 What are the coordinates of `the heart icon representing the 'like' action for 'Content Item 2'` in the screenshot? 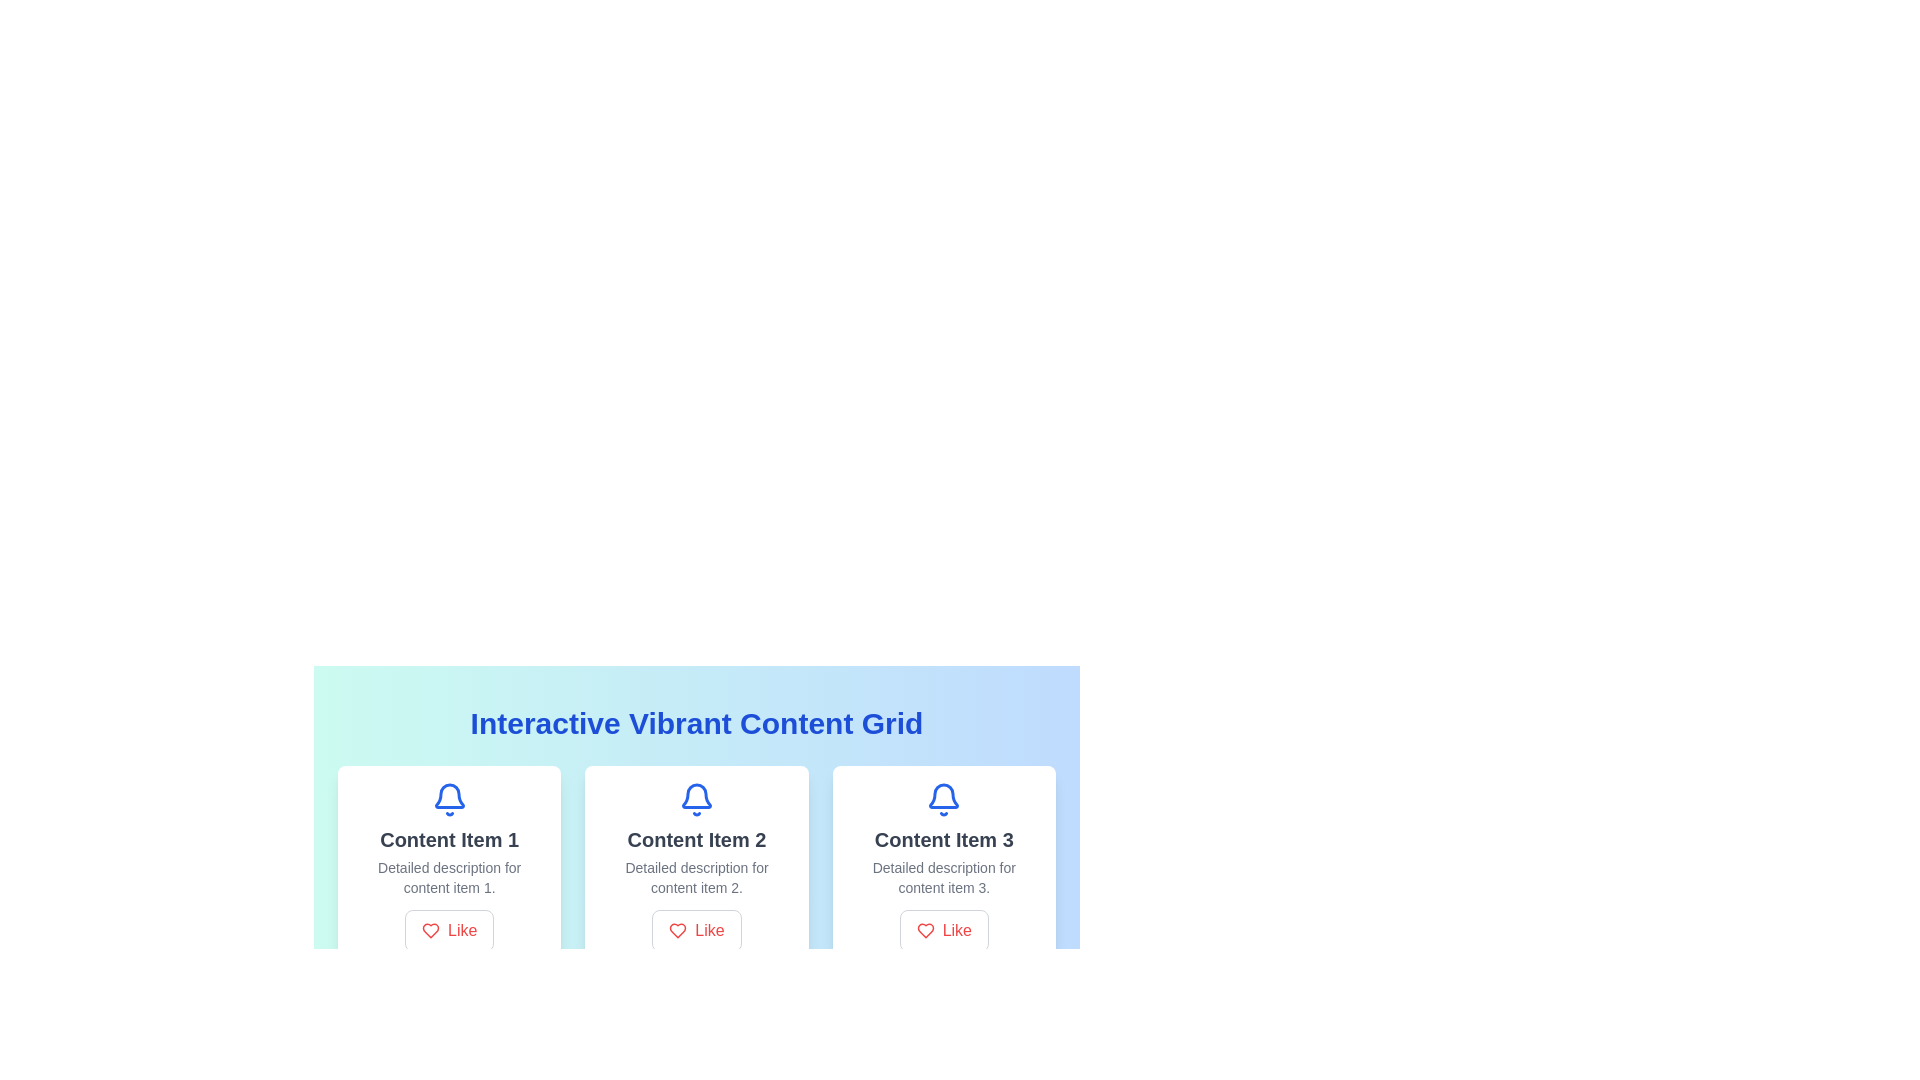 It's located at (678, 930).